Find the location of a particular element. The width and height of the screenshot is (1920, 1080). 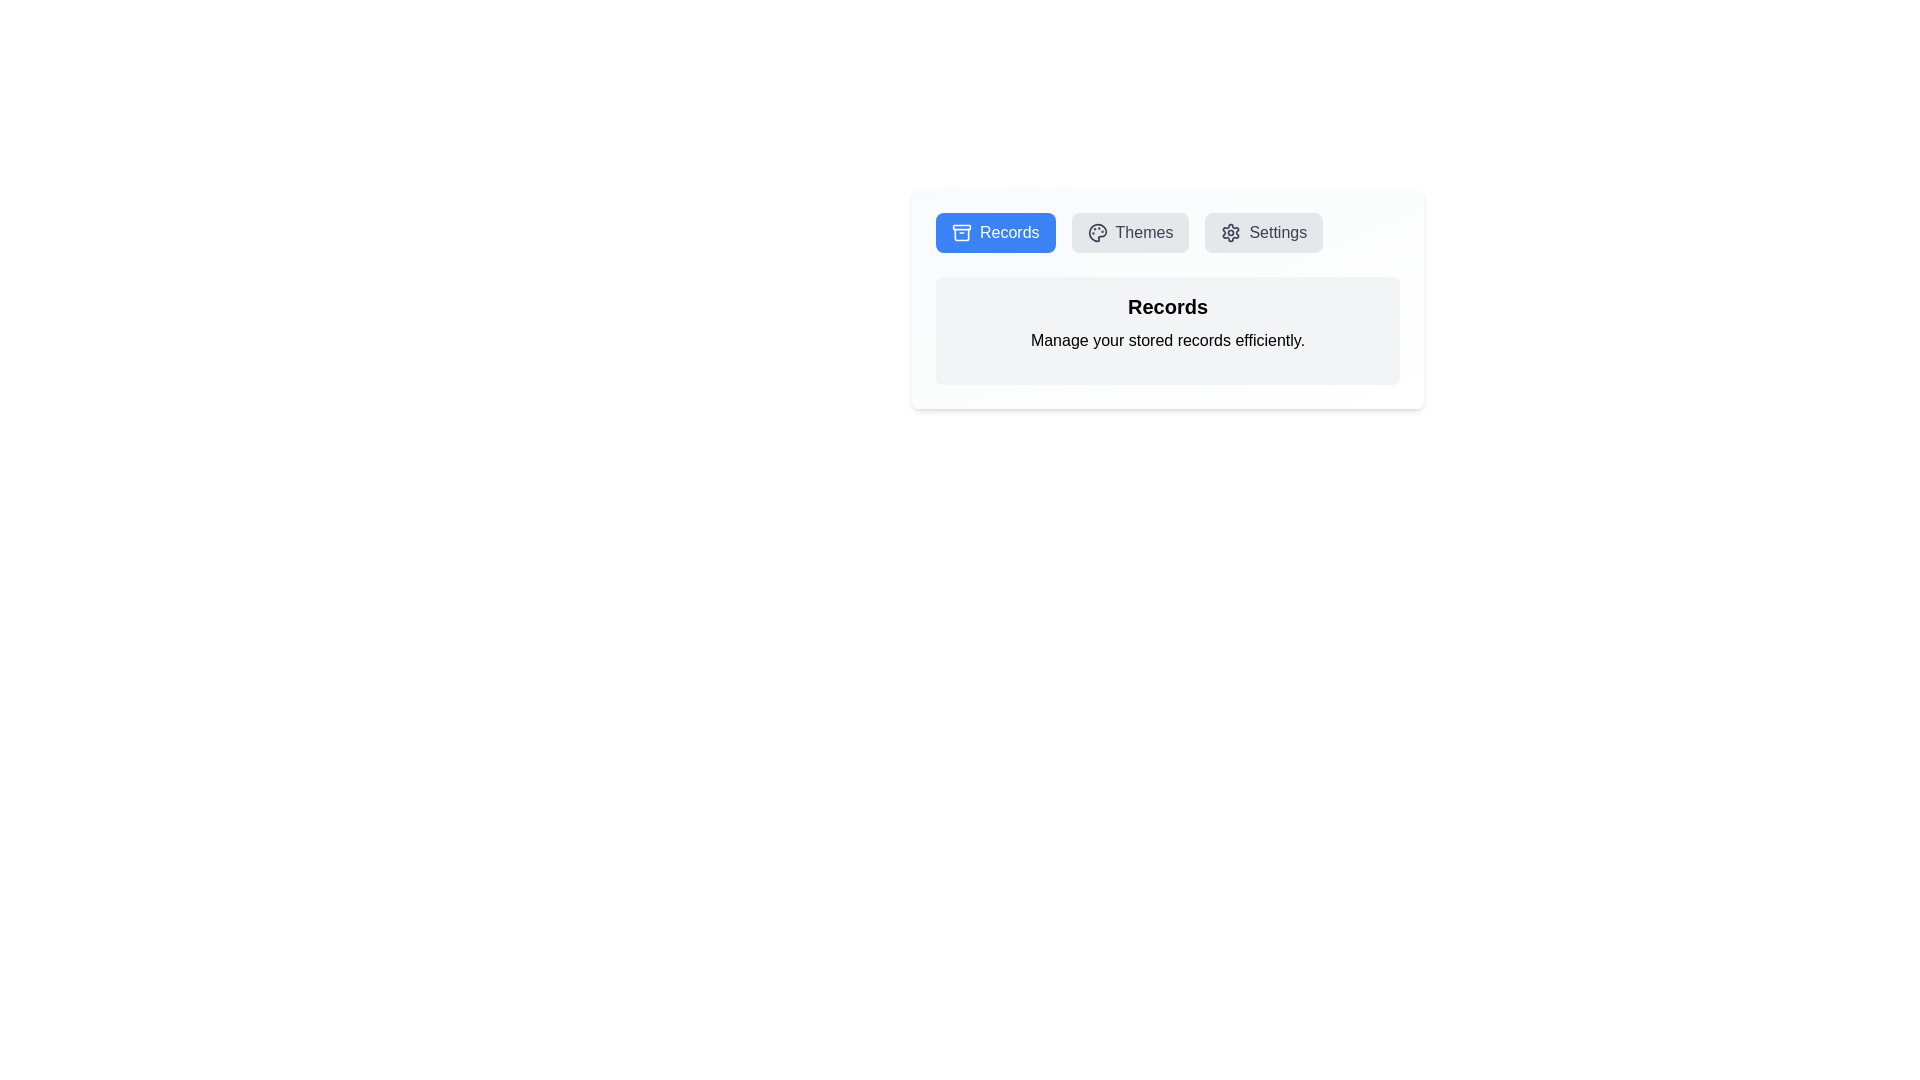

the Themes tab by clicking the corresponding button is located at coordinates (1130, 231).